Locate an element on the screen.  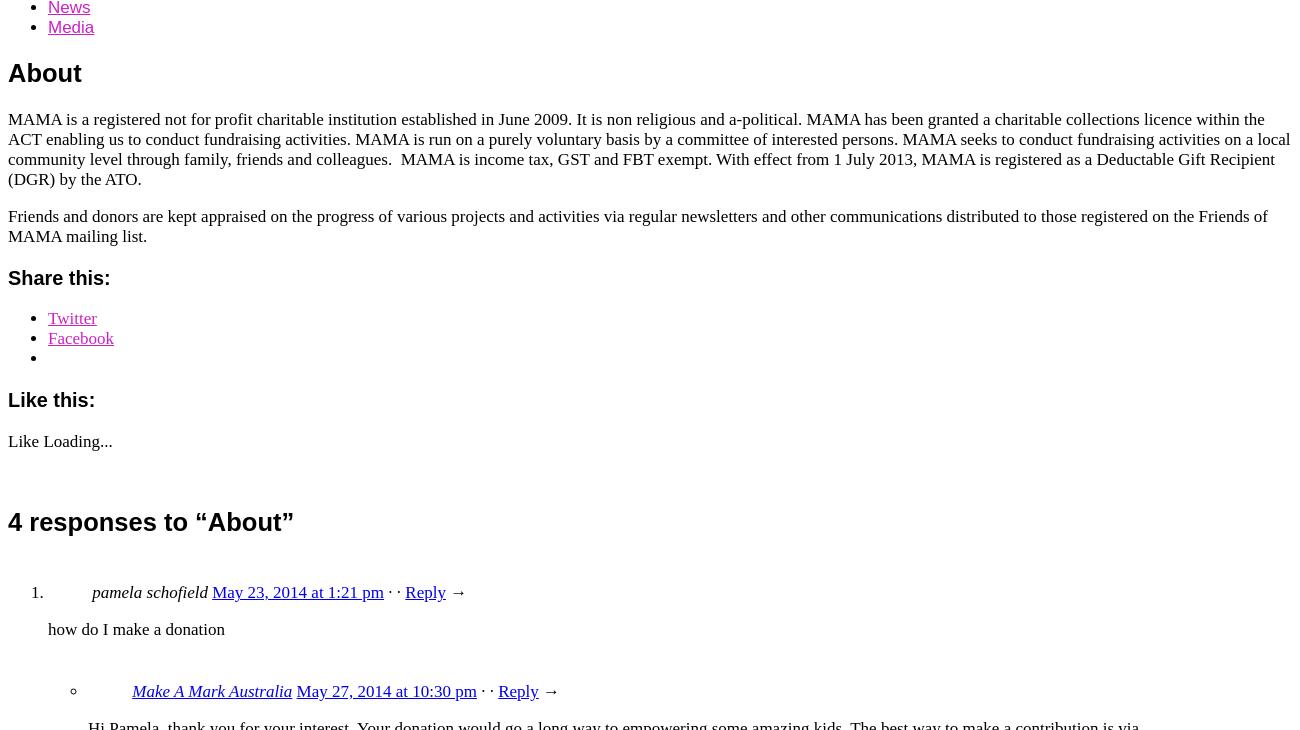
'Make A Mark Australia' is located at coordinates (130, 691).